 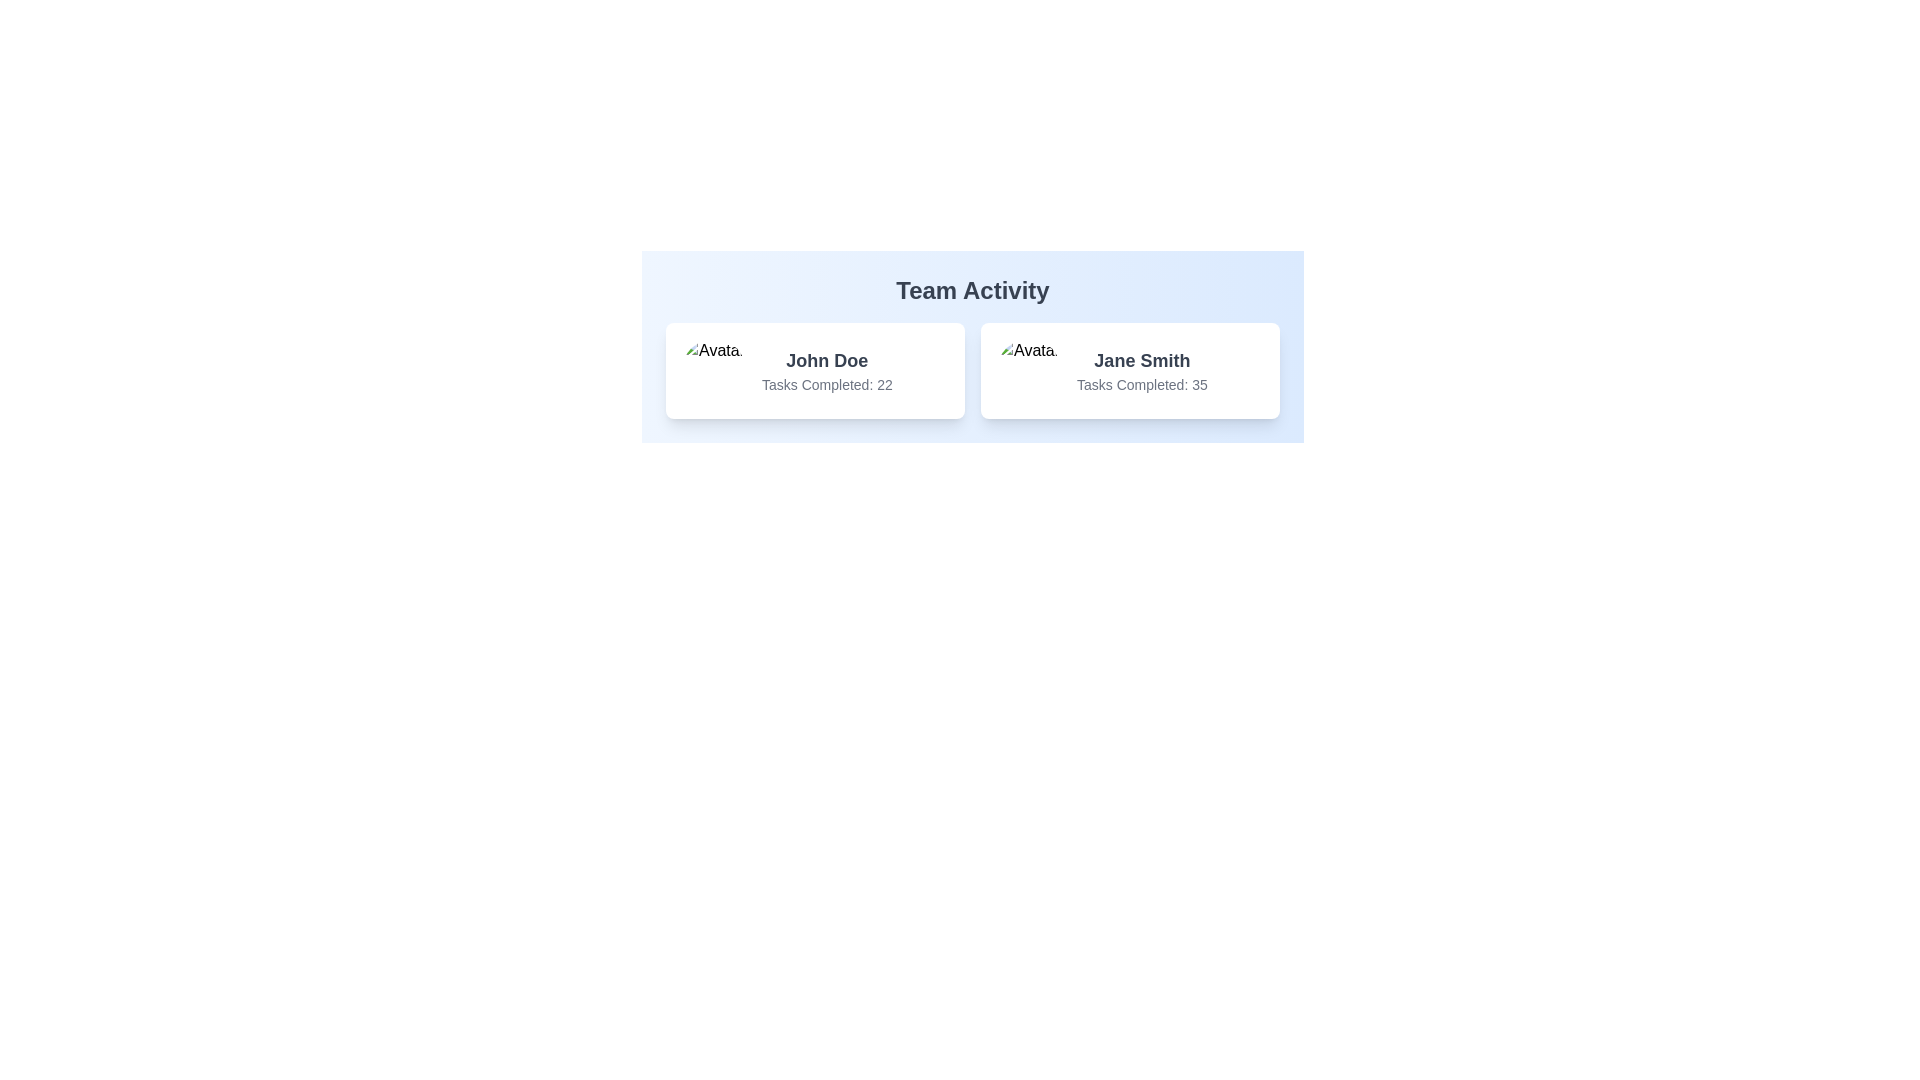 I want to click on the circular avatar image located in the 'Team Activity' section, so click(x=1028, y=370).